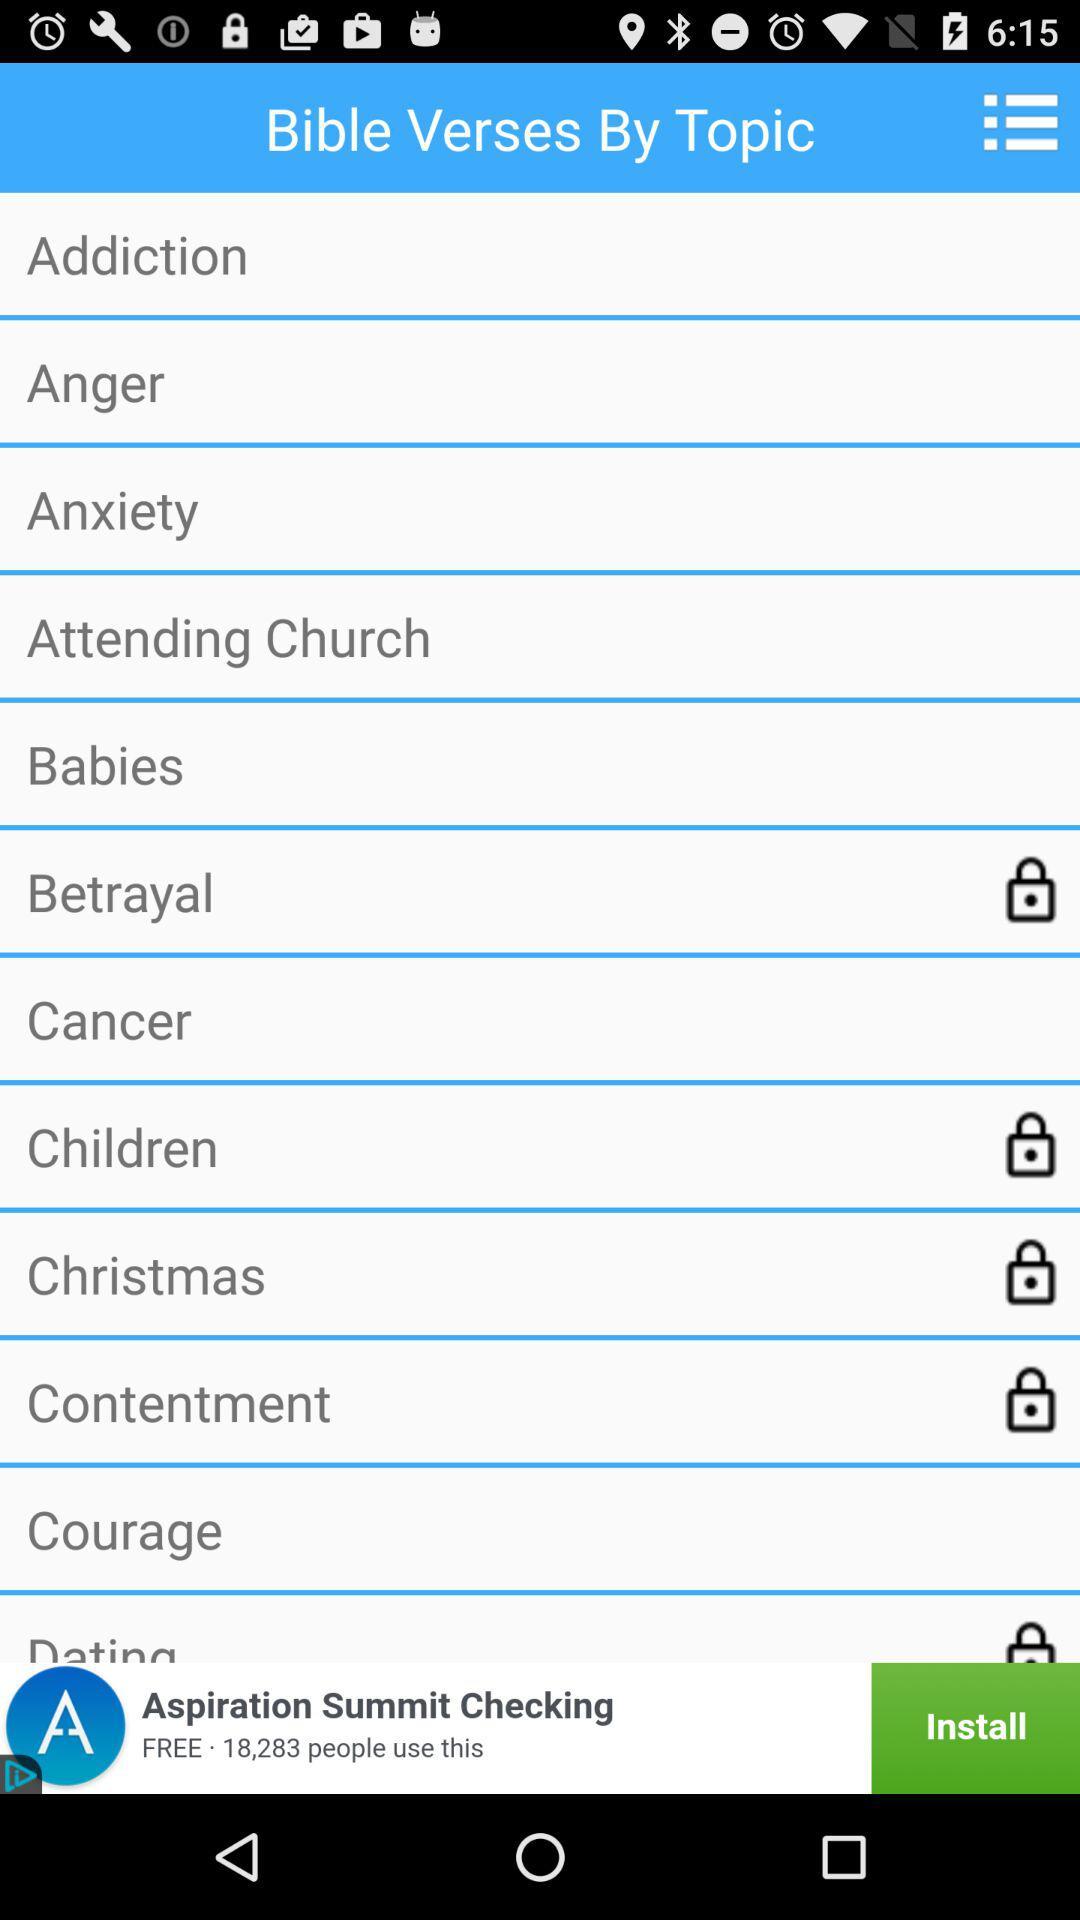 The image size is (1080, 1920). I want to click on open advertisement, so click(540, 1727).